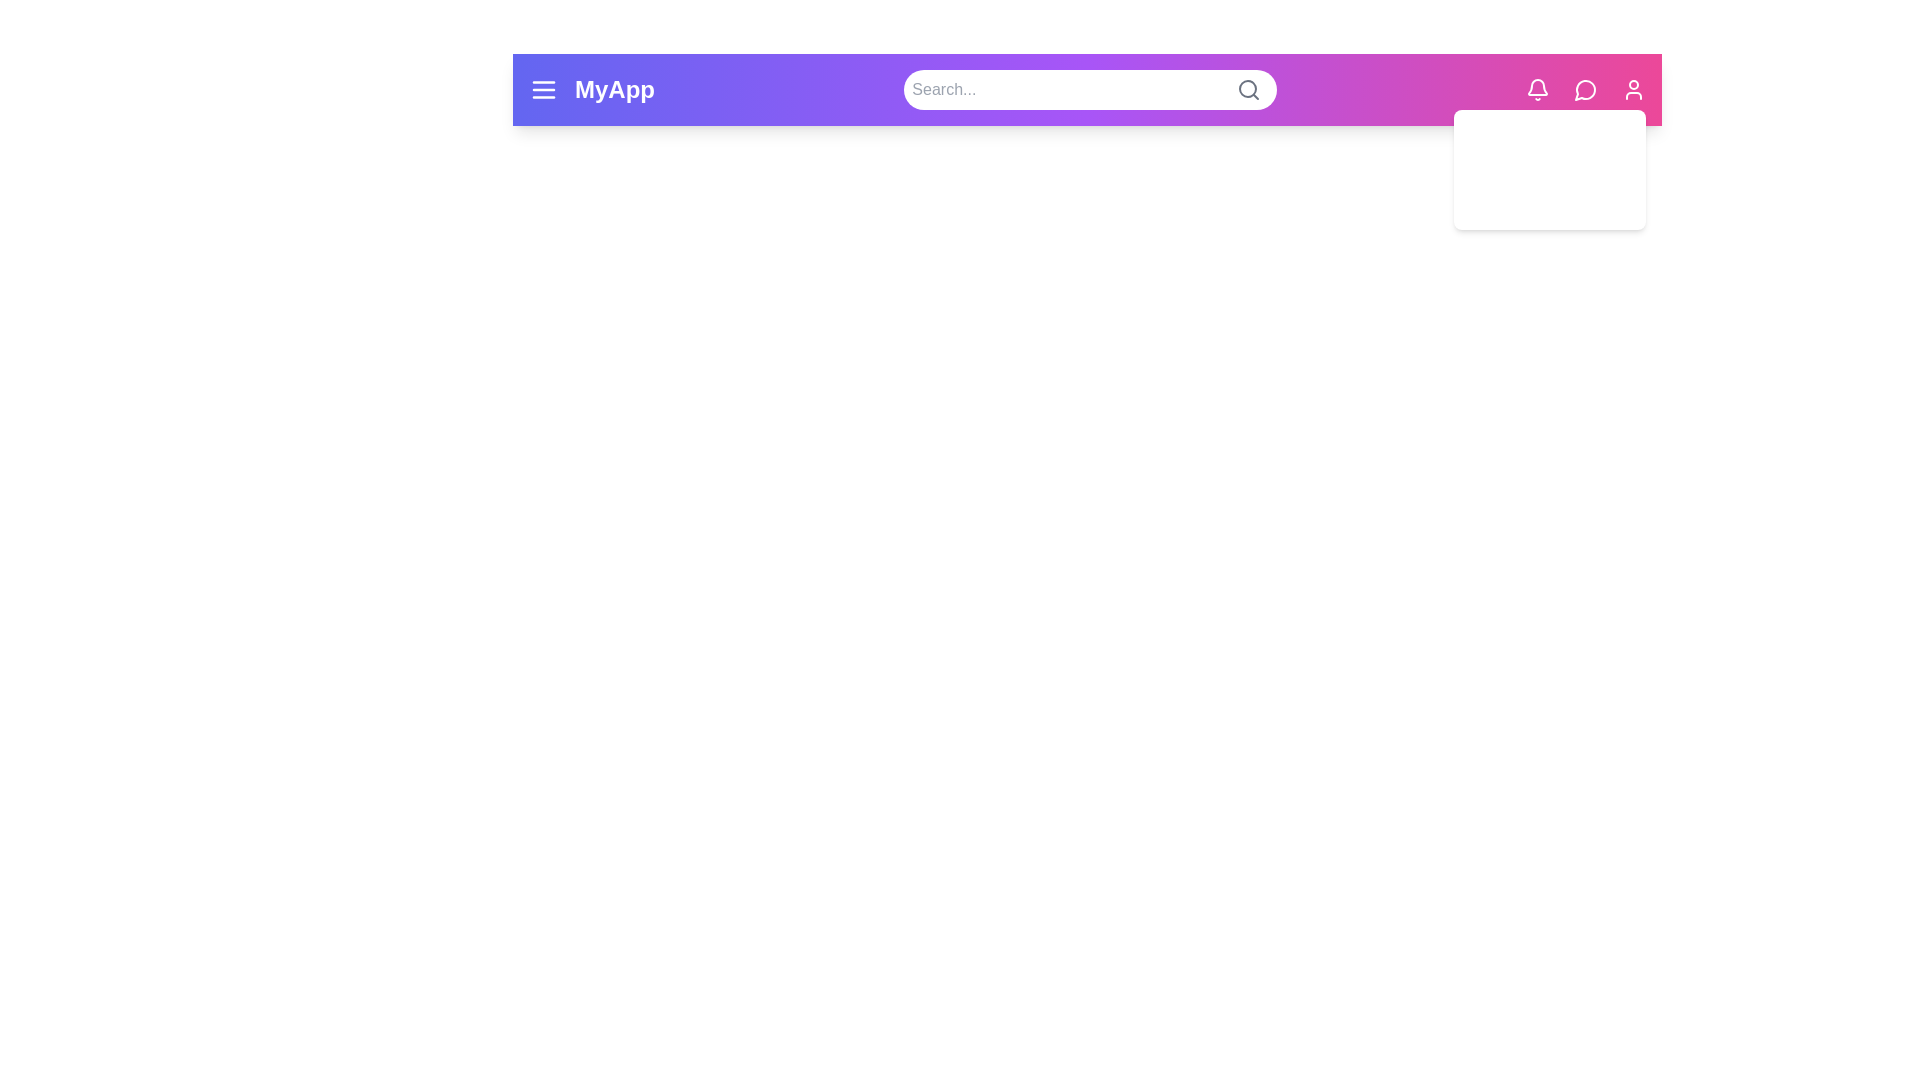  Describe the element at coordinates (543, 88) in the screenshot. I see `the menu icon to toggle the menu` at that location.